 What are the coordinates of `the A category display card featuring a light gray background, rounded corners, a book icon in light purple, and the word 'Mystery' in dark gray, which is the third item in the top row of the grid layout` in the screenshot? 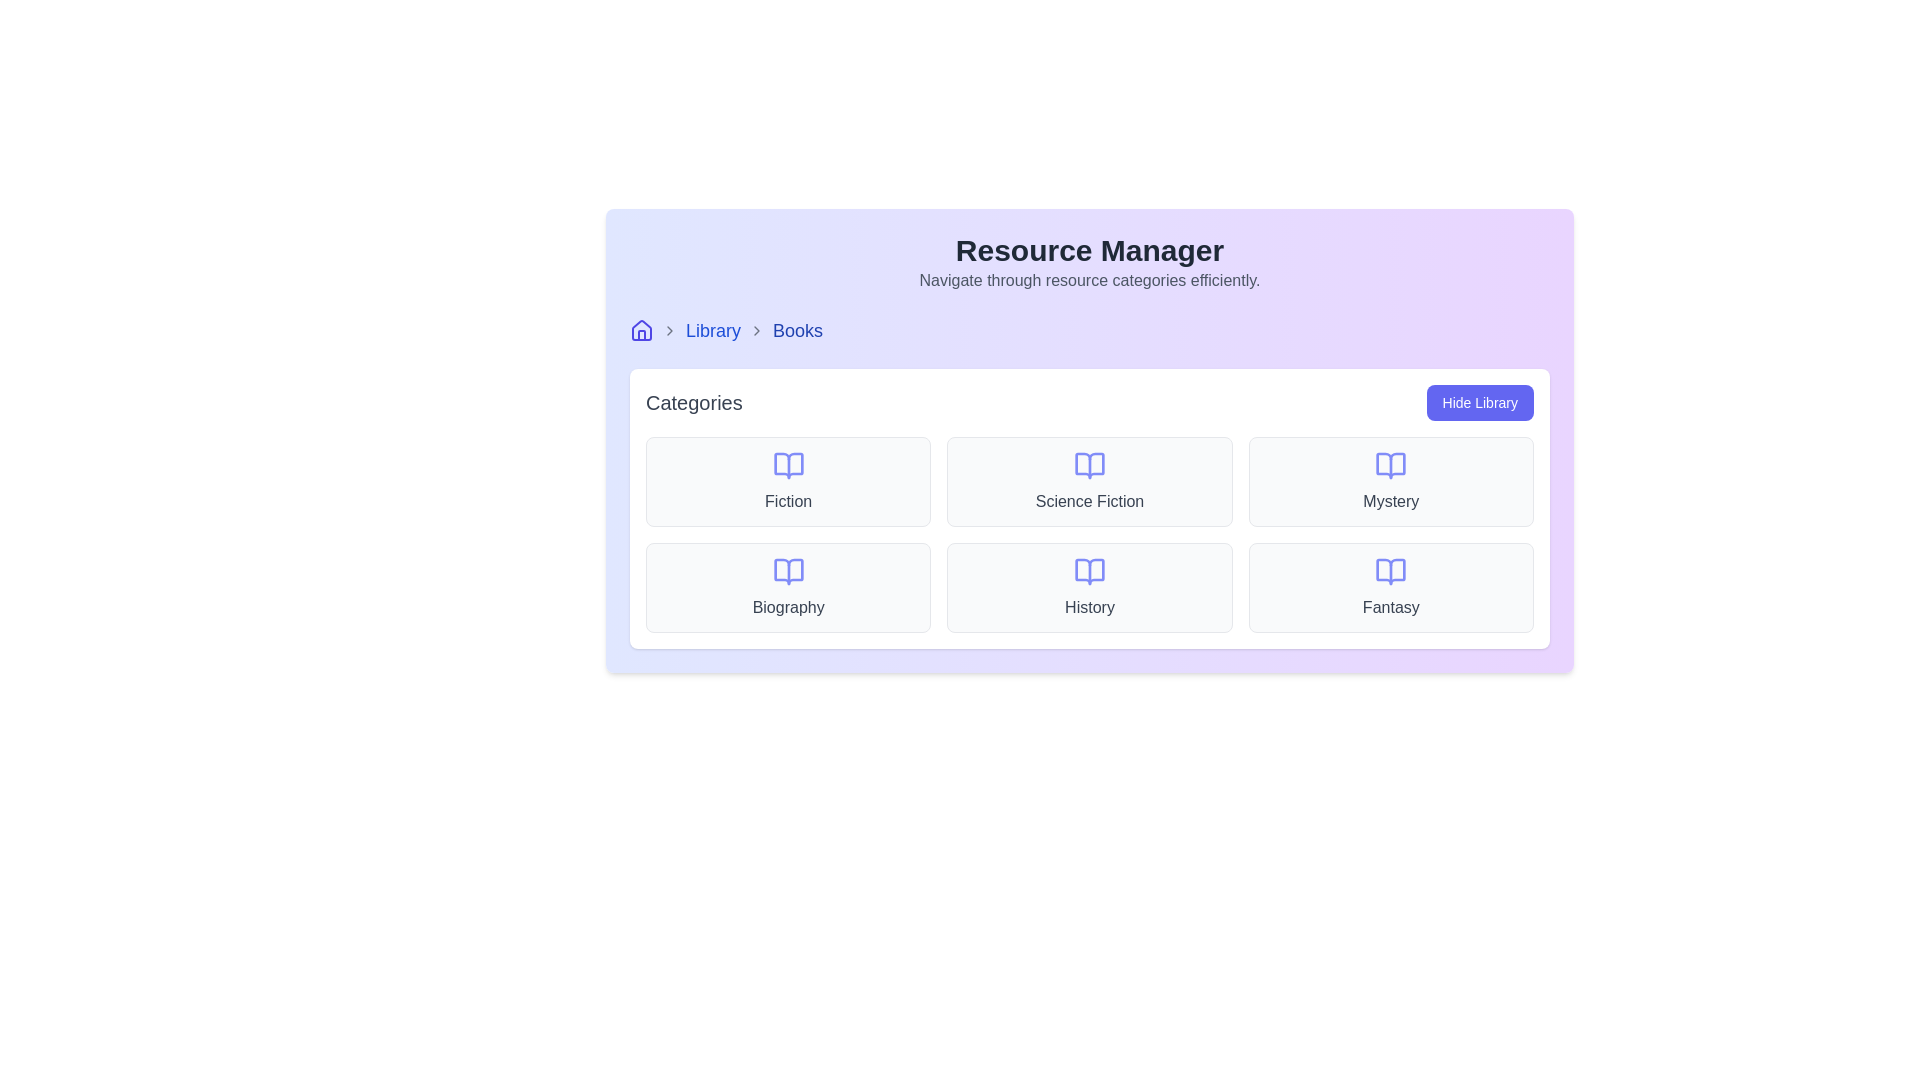 It's located at (1390, 482).